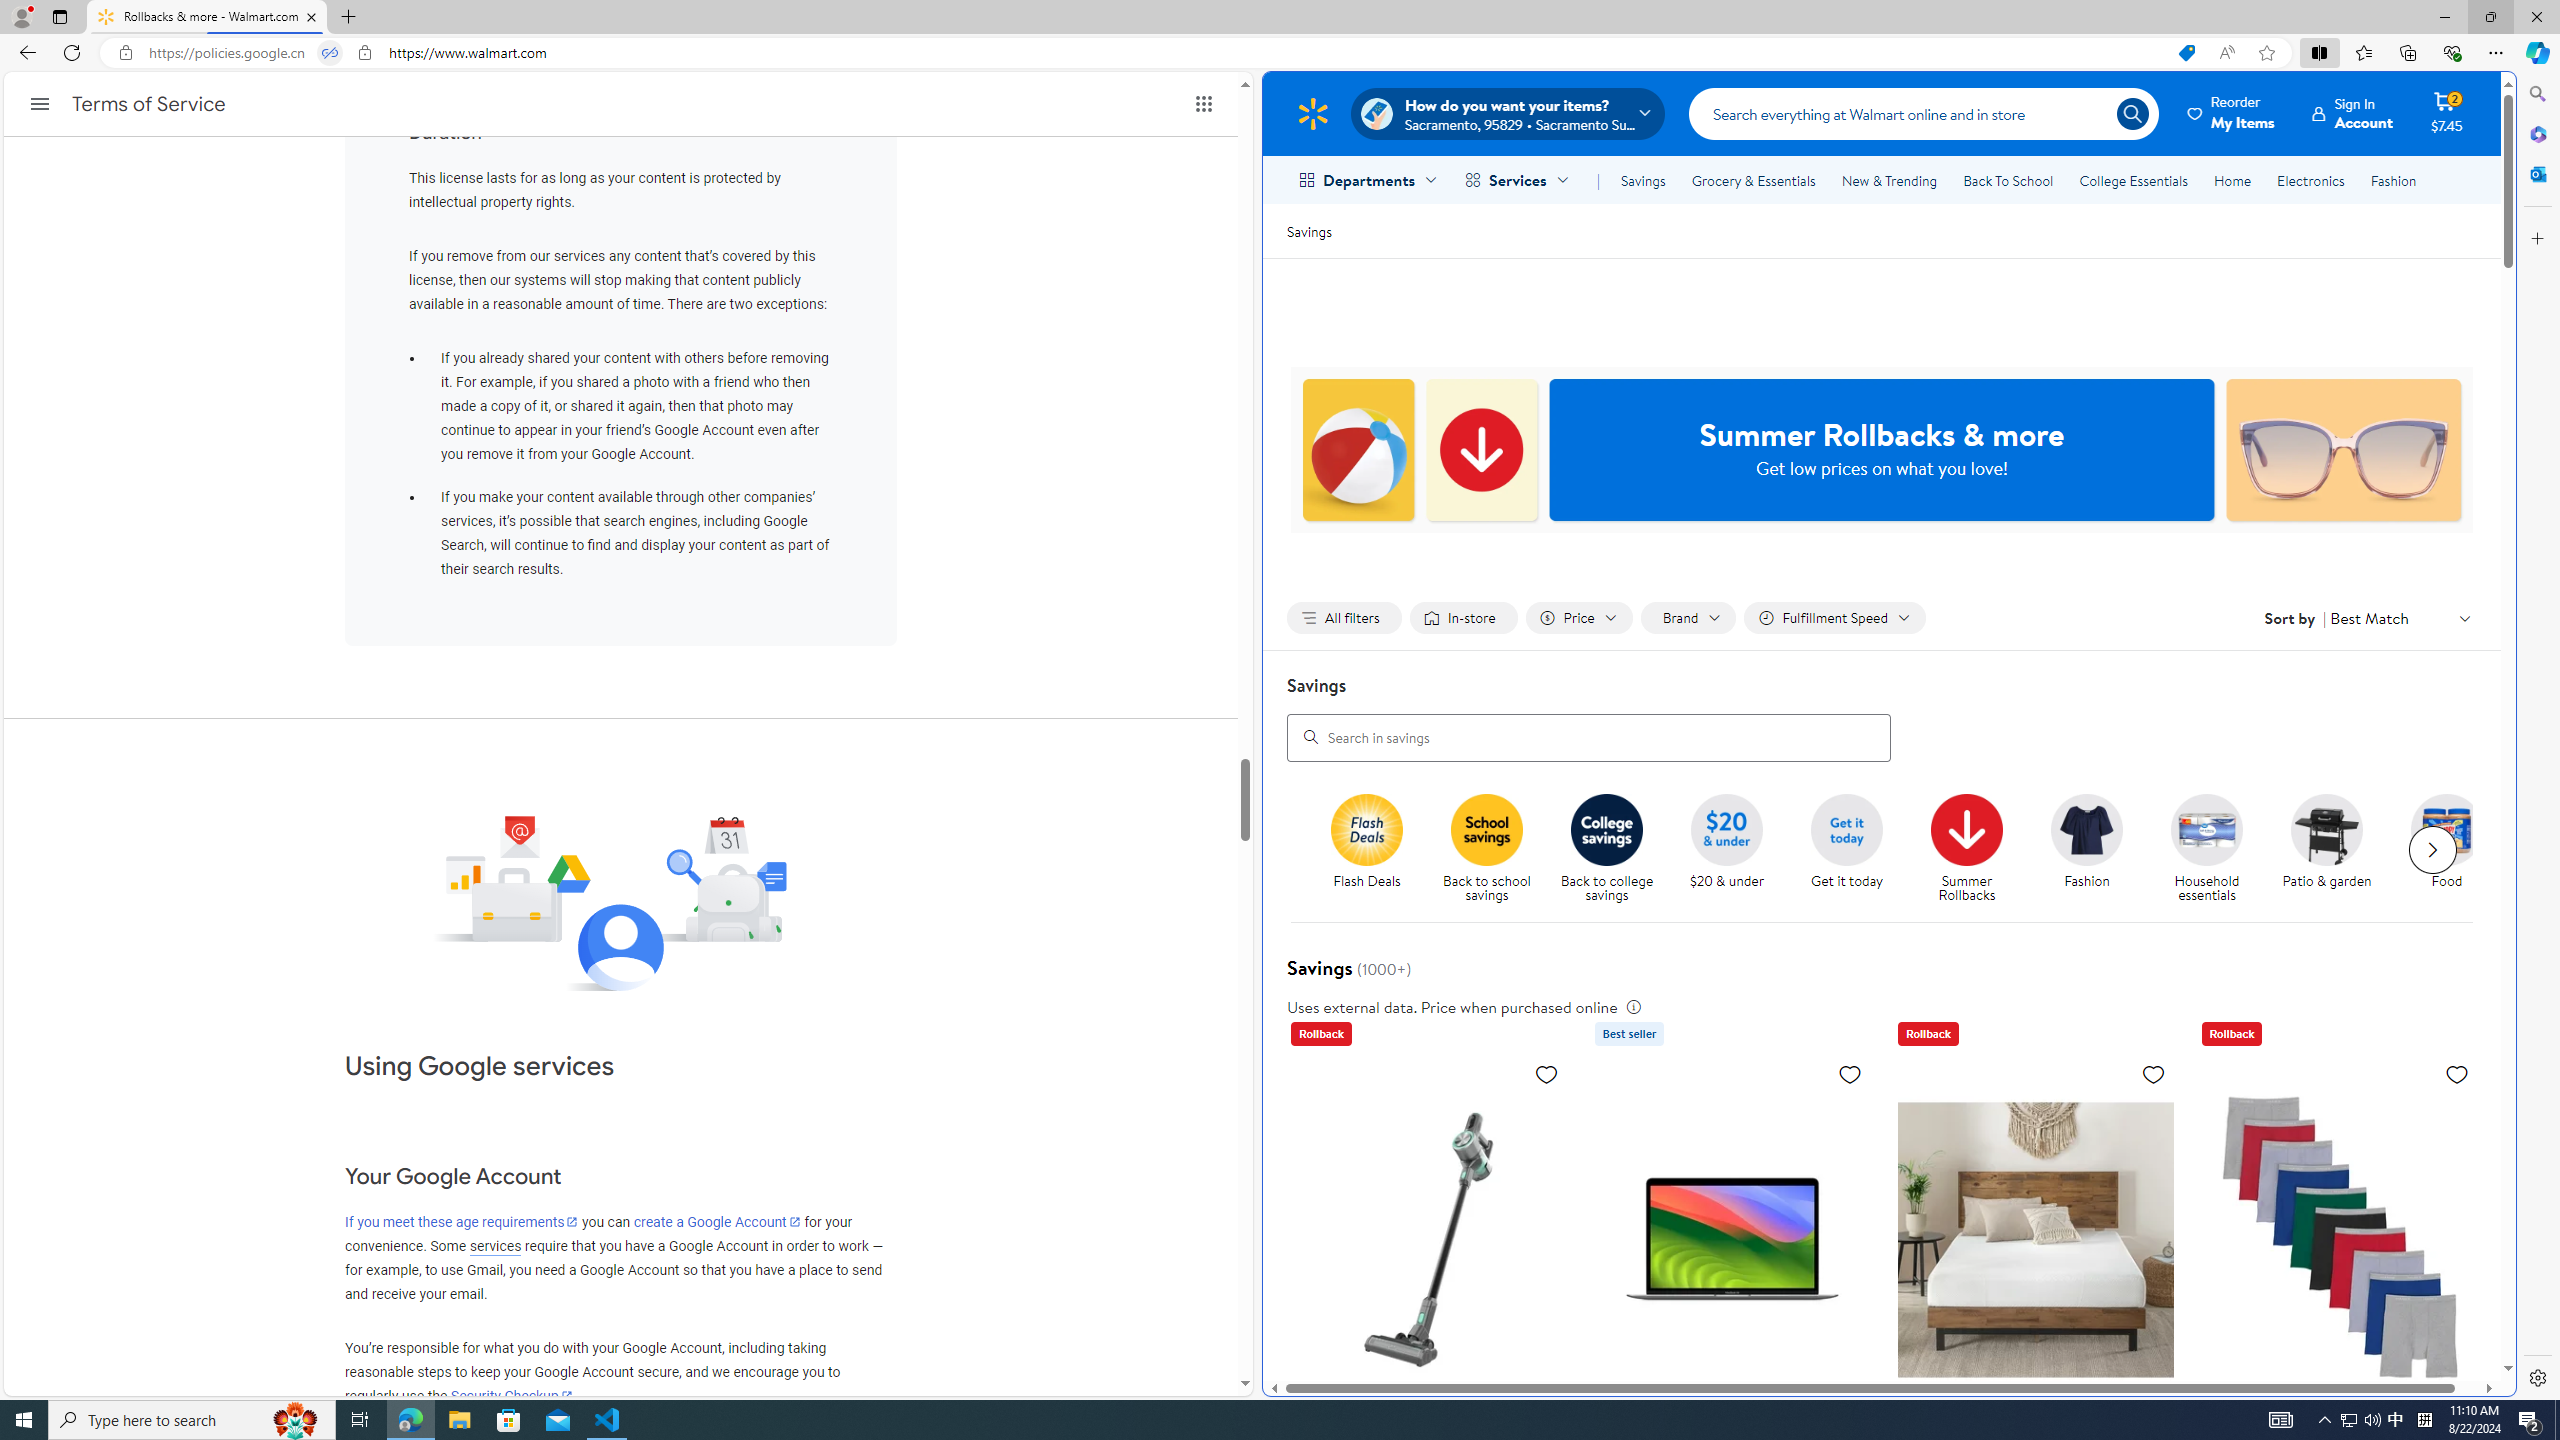 Image resolution: width=2560 pixels, height=1440 pixels. Describe the element at coordinates (24, 51) in the screenshot. I see `'Back'` at that location.